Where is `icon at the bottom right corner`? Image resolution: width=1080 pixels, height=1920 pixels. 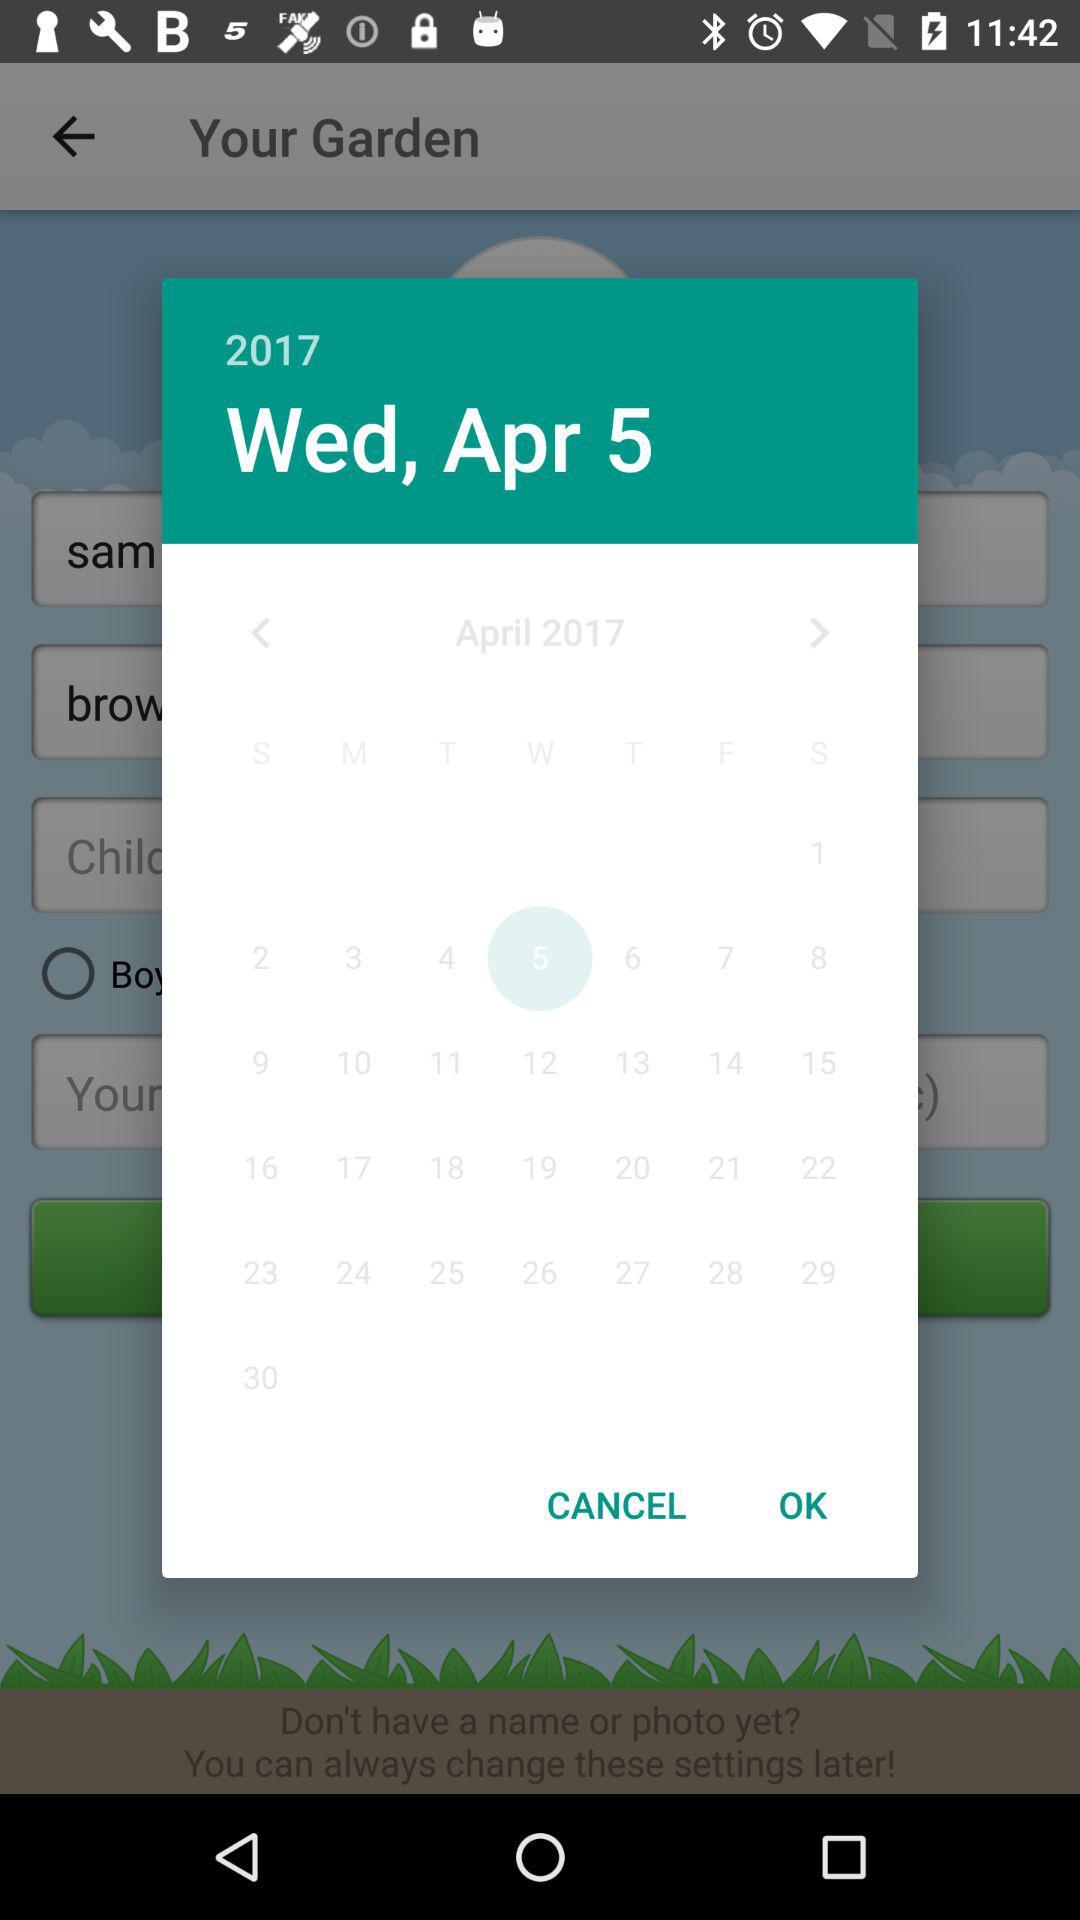 icon at the bottom right corner is located at coordinates (801, 1504).